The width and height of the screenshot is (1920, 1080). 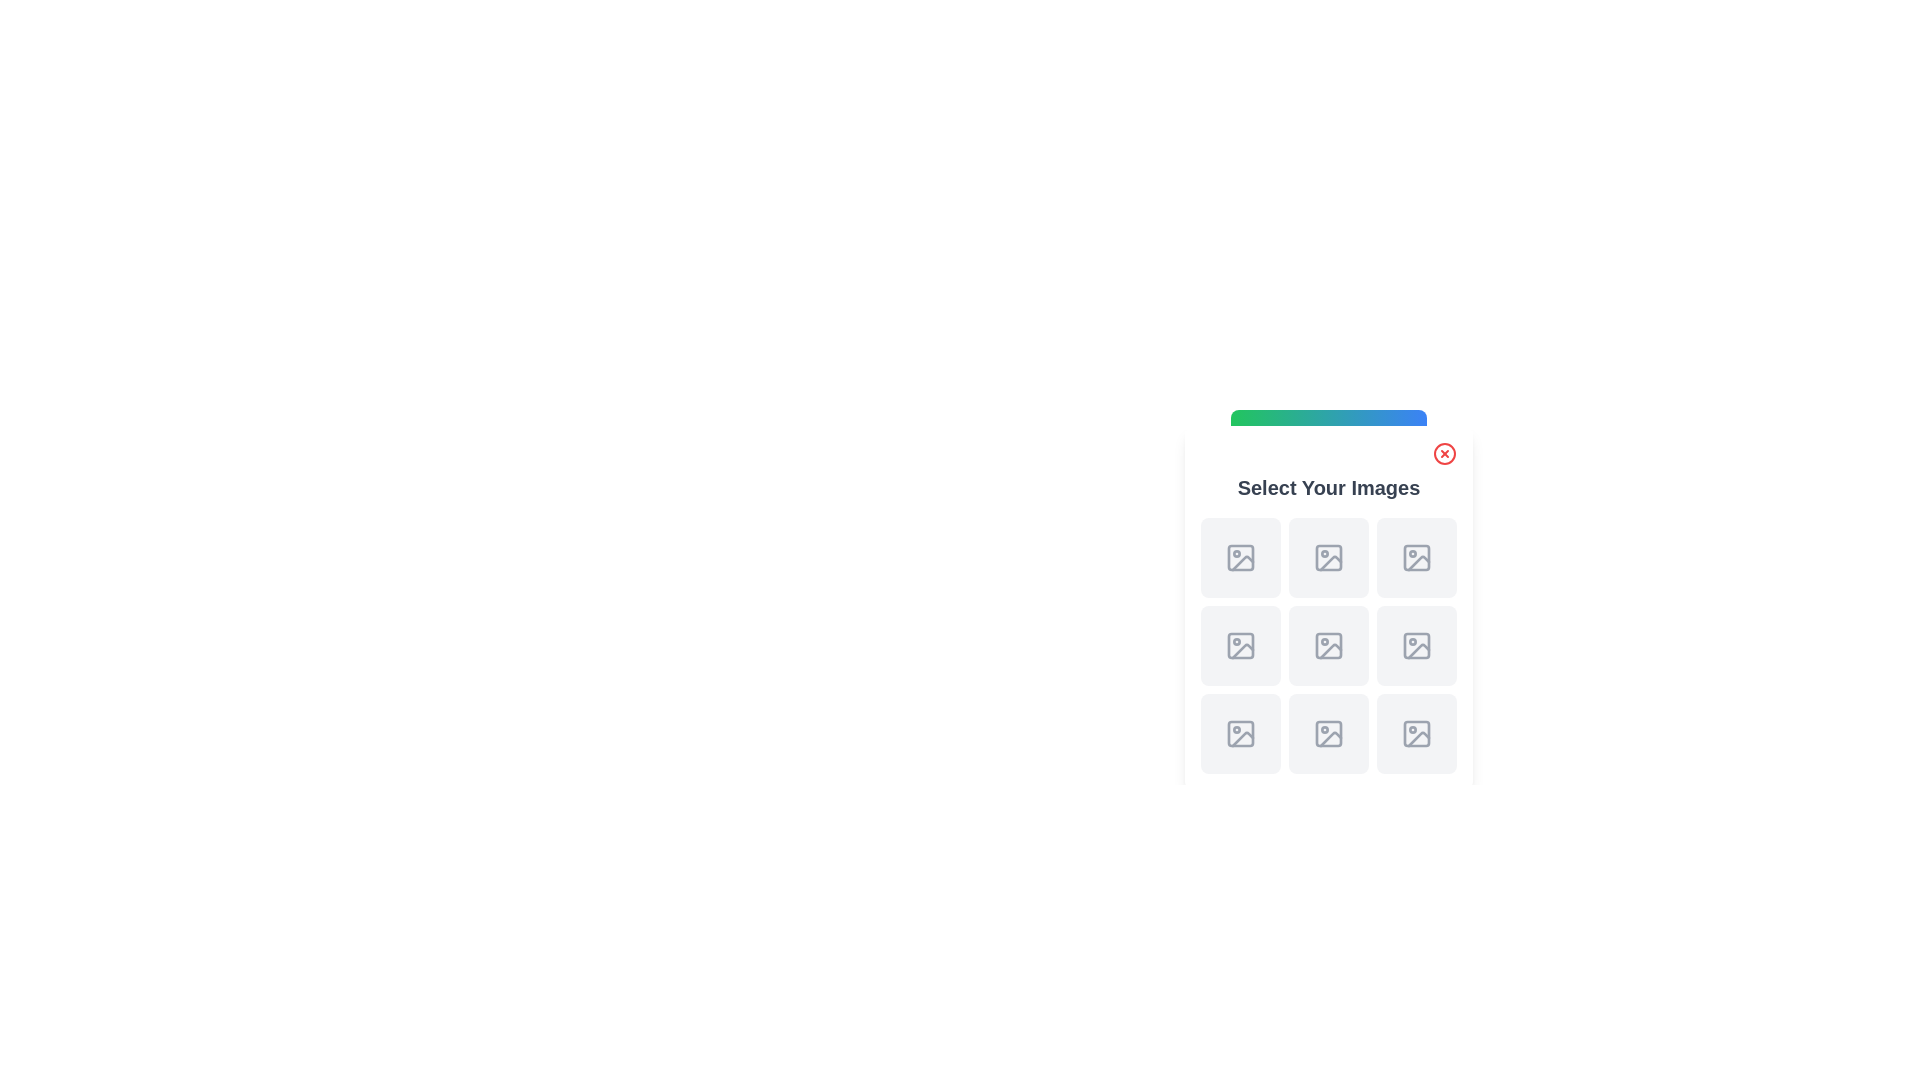 I want to click on the interactive image placeholder icon located in the second row, first column of the selection grid, so click(x=1329, y=558).